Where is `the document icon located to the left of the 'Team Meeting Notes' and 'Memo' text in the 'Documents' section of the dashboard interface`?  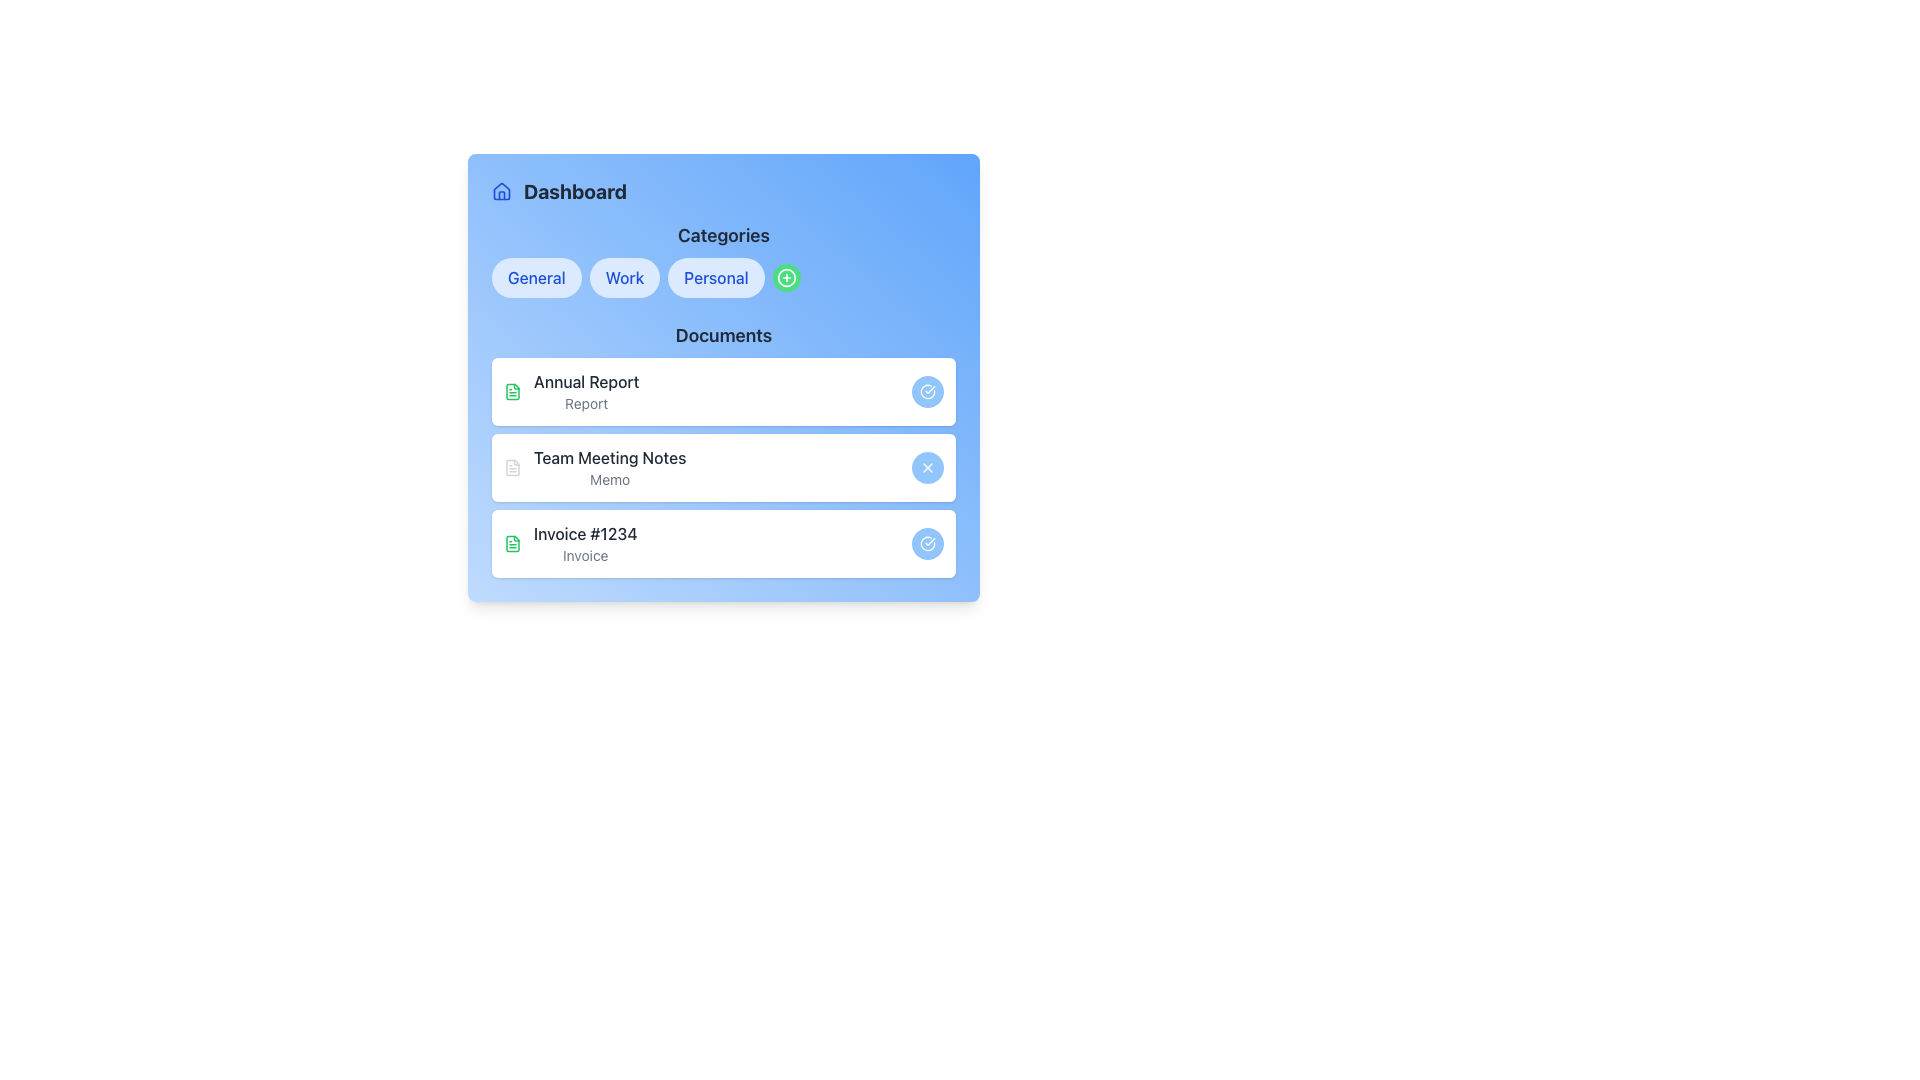
the document icon located to the left of the 'Team Meeting Notes' and 'Memo' text in the 'Documents' section of the dashboard interface is located at coordinates (513, 467).